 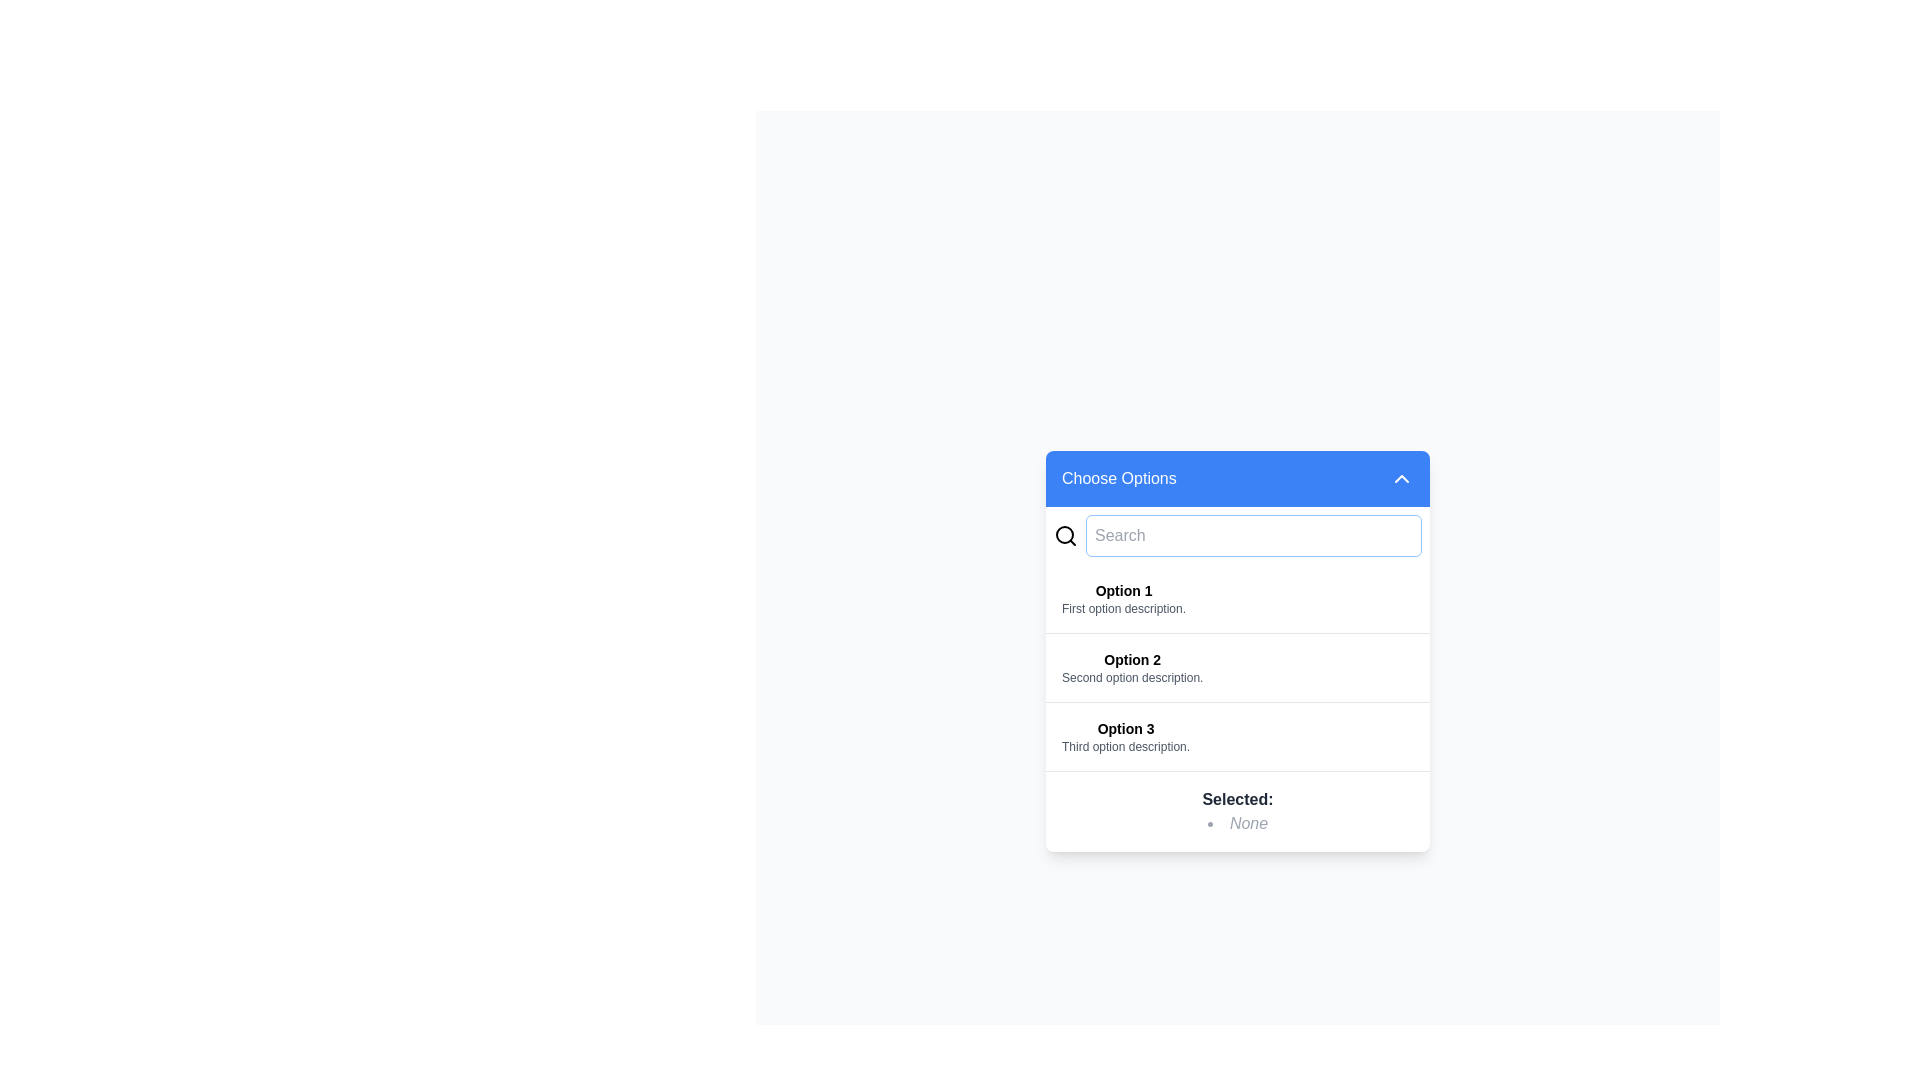 What do you see at coordinates (1132, 659) in the screenshot?
I see `the text label reading 'Option 2' in the dropdown menu, which is formatted in a bold font and is the second entry in the list` at bounding box center [1132, 659].